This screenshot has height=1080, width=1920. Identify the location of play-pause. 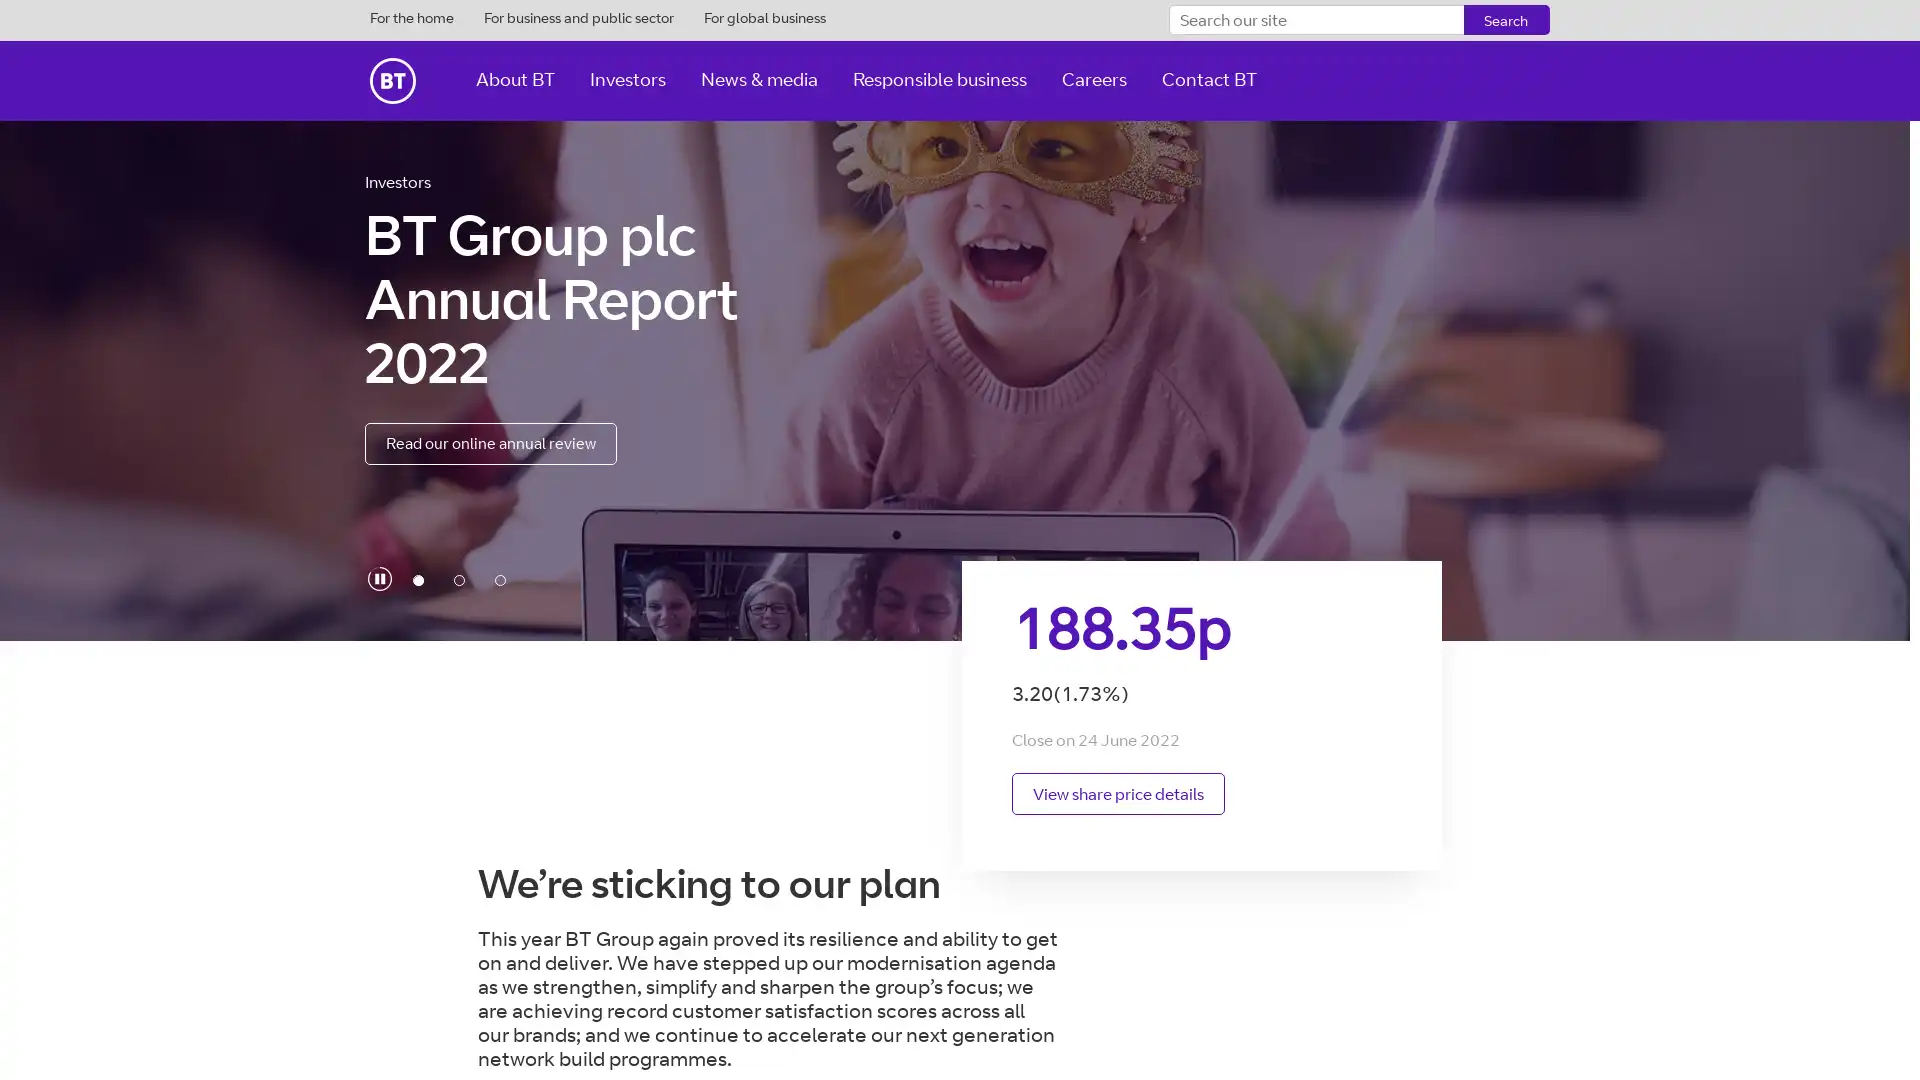
(374, 581).